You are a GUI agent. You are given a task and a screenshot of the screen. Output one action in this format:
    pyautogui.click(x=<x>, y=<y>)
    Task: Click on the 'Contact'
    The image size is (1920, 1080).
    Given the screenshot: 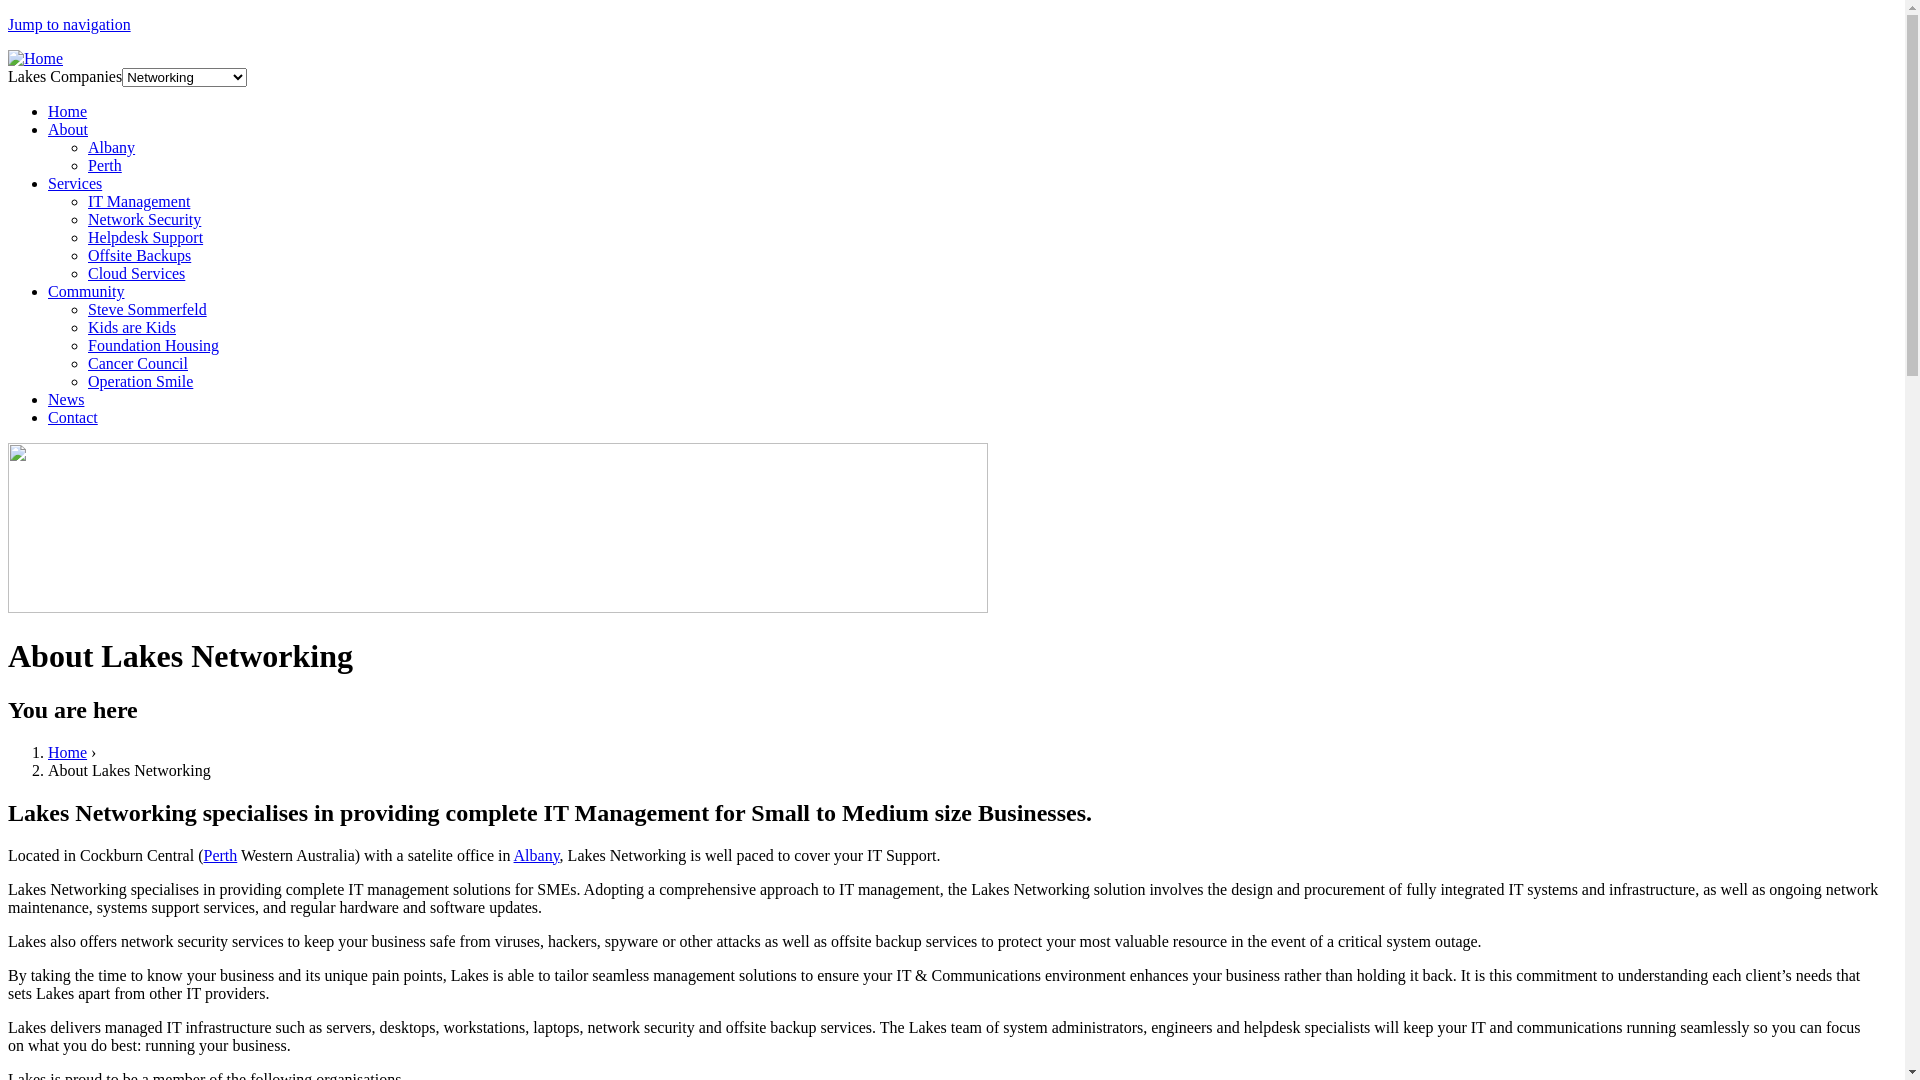 What is the action you would take?
    pyautogui.click(x=72, y=416)
    